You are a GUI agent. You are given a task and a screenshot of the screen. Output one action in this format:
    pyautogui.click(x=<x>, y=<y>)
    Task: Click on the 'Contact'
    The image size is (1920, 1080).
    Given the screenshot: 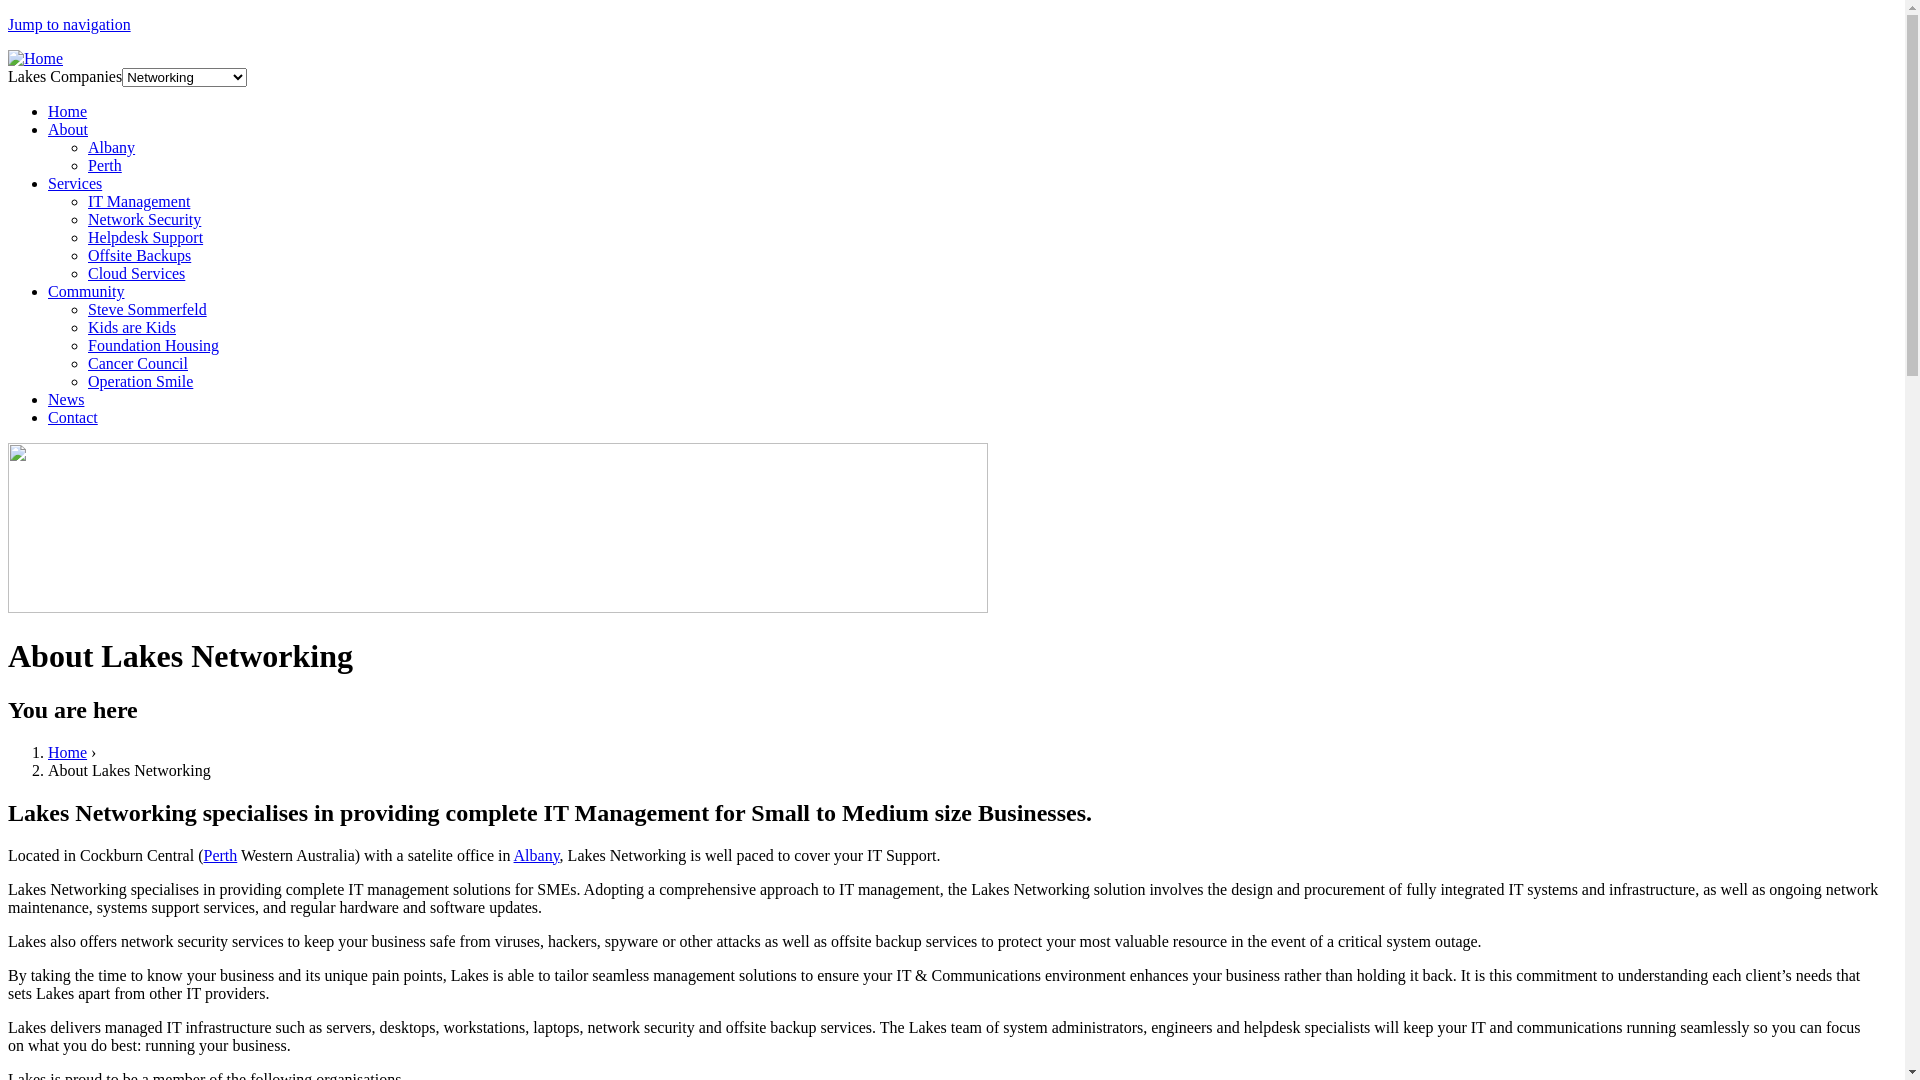 What is the action you would take?
    pyautogui.click(x=72, y=416)
    